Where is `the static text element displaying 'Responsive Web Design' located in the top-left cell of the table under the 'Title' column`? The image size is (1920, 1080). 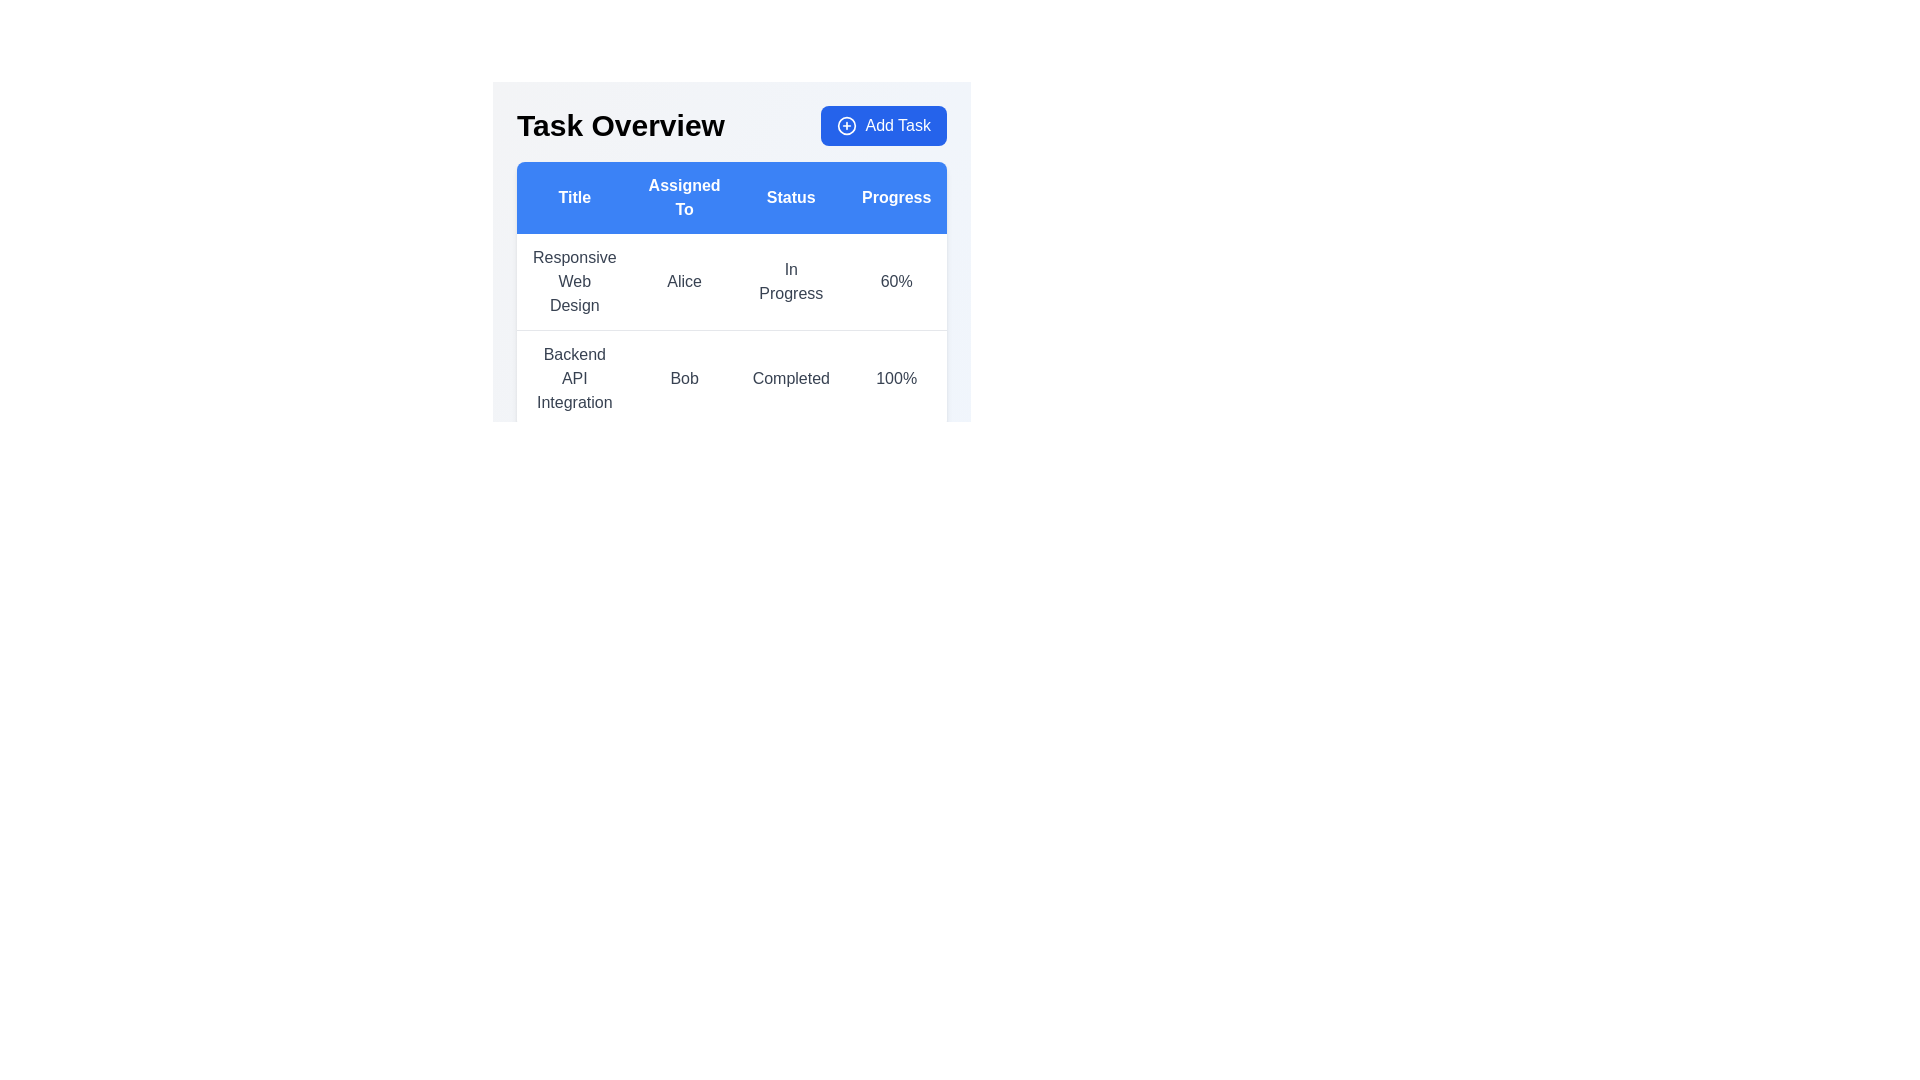 the static text element displaying 'Responsive Web Design' located in the top-left cell of the table under the 'Title' column is located at coordinates (573, 282).